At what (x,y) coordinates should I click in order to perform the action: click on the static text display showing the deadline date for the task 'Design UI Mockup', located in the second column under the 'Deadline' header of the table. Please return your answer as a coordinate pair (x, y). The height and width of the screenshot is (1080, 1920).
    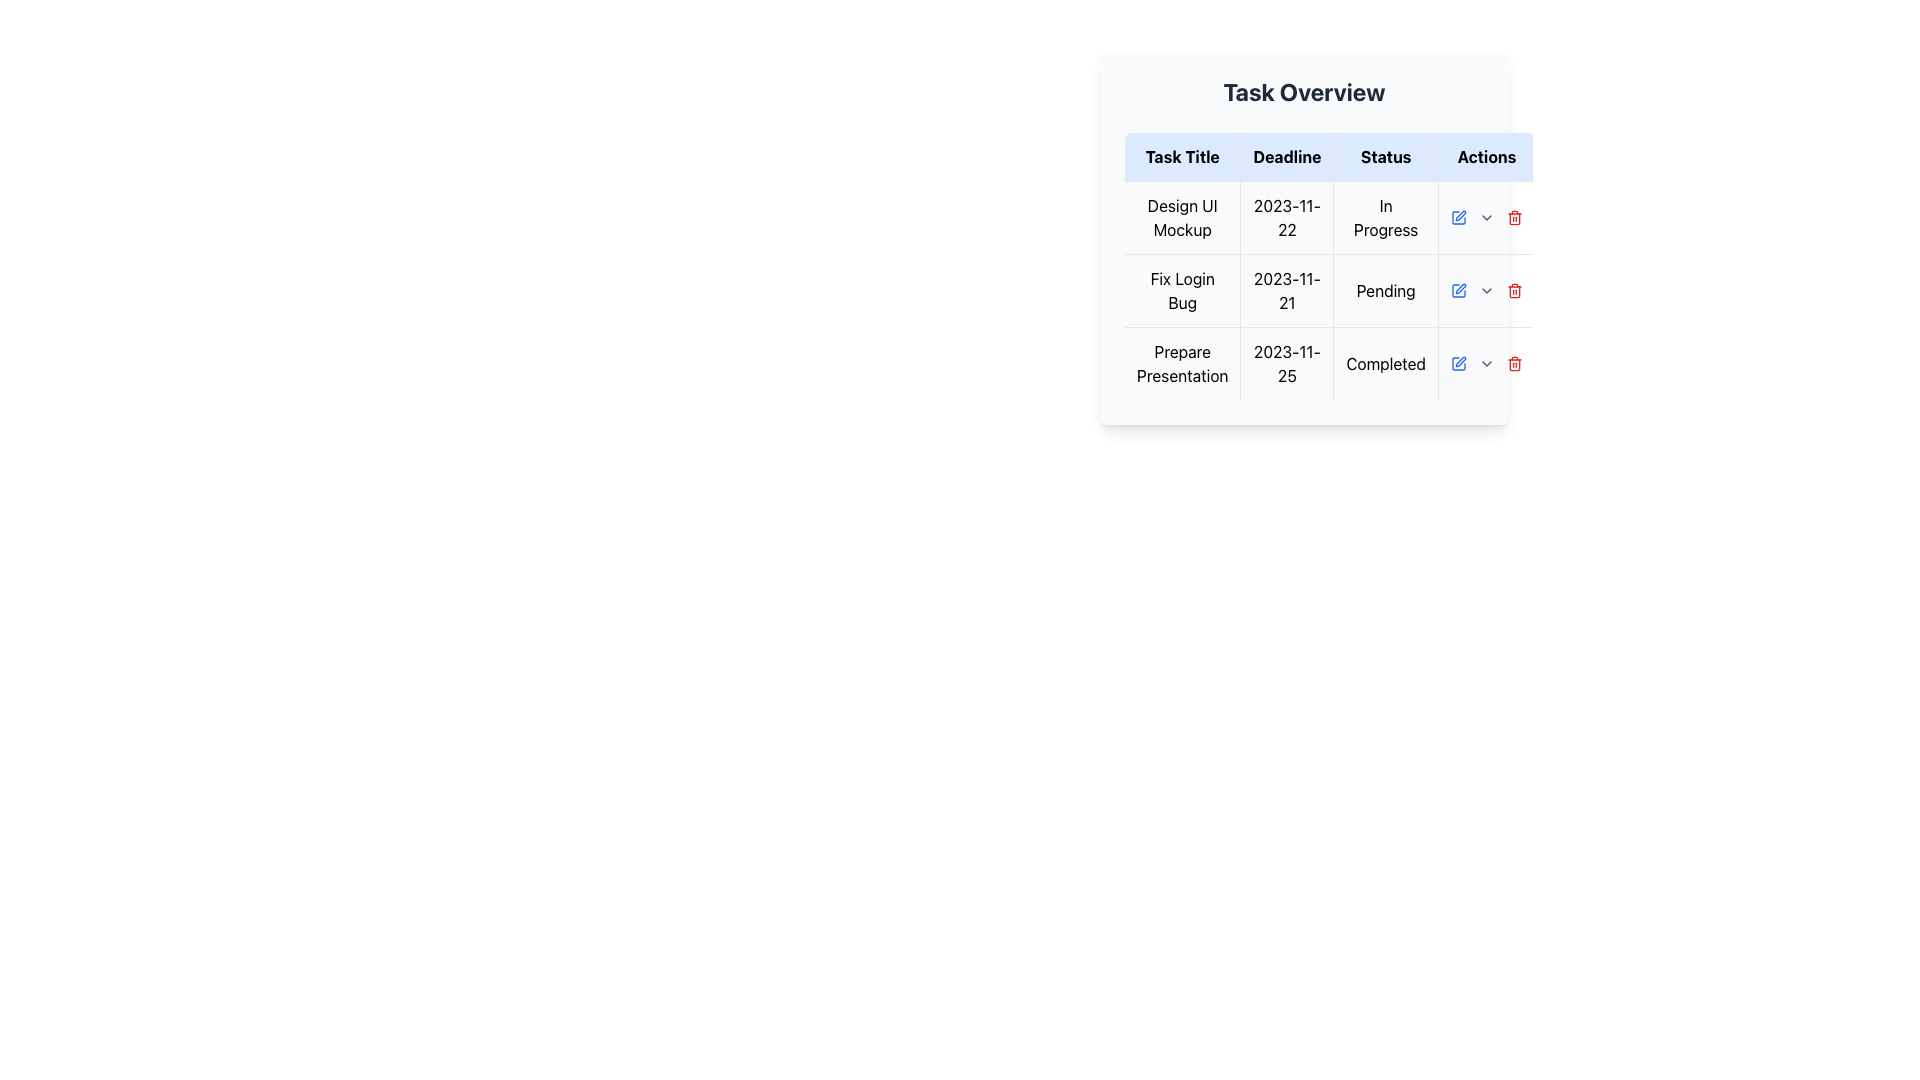
    Looking at the image, I should click on (1287, 218).